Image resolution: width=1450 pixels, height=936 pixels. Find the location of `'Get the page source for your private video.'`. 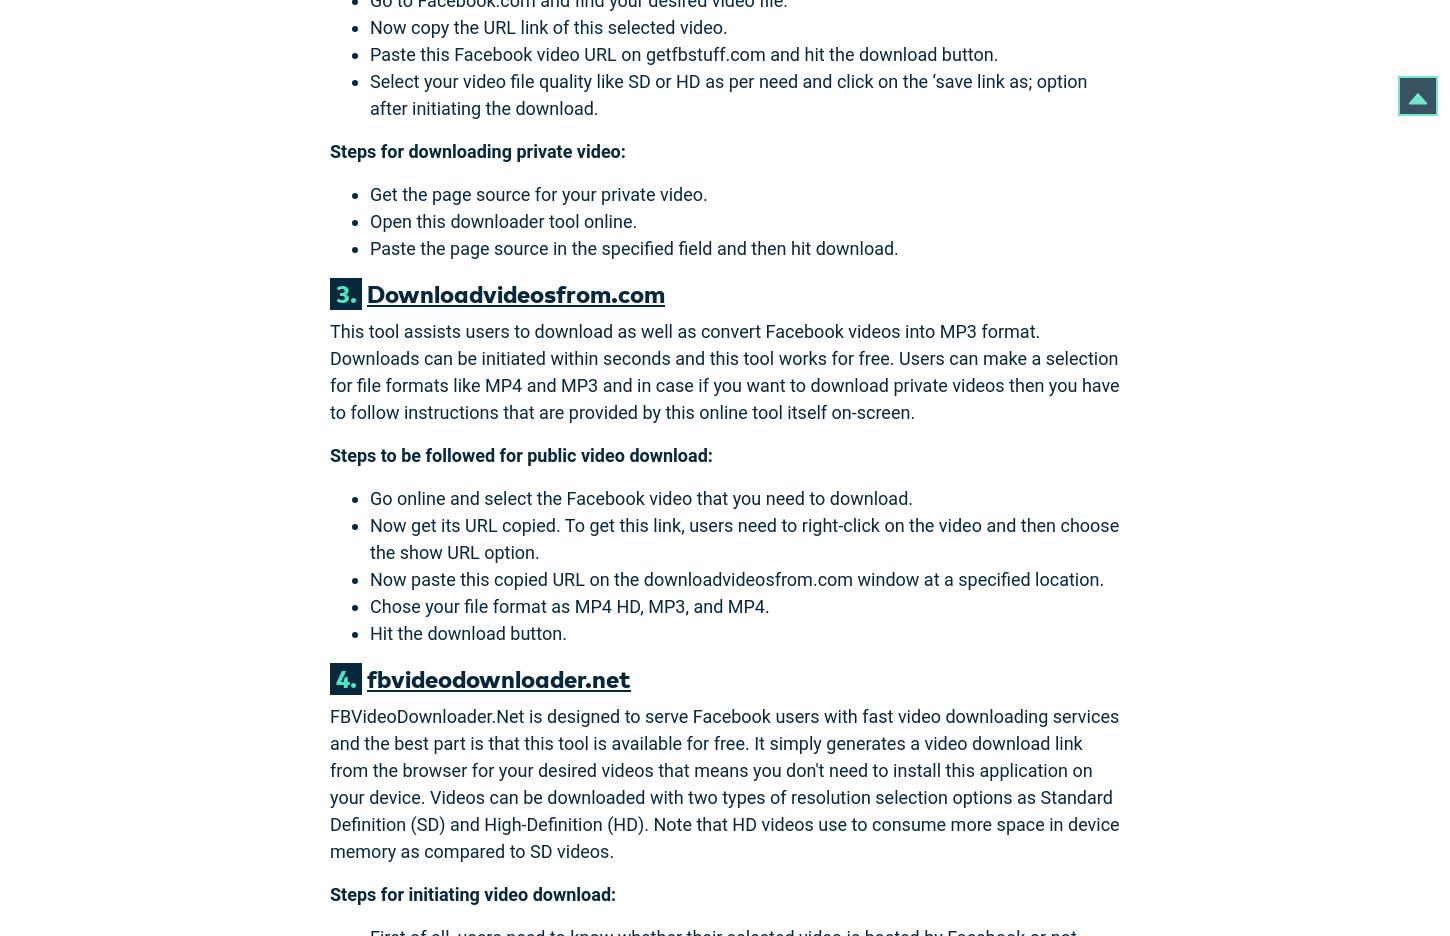

'Get the page source for your private video.' is located at coordinates (369, 192).